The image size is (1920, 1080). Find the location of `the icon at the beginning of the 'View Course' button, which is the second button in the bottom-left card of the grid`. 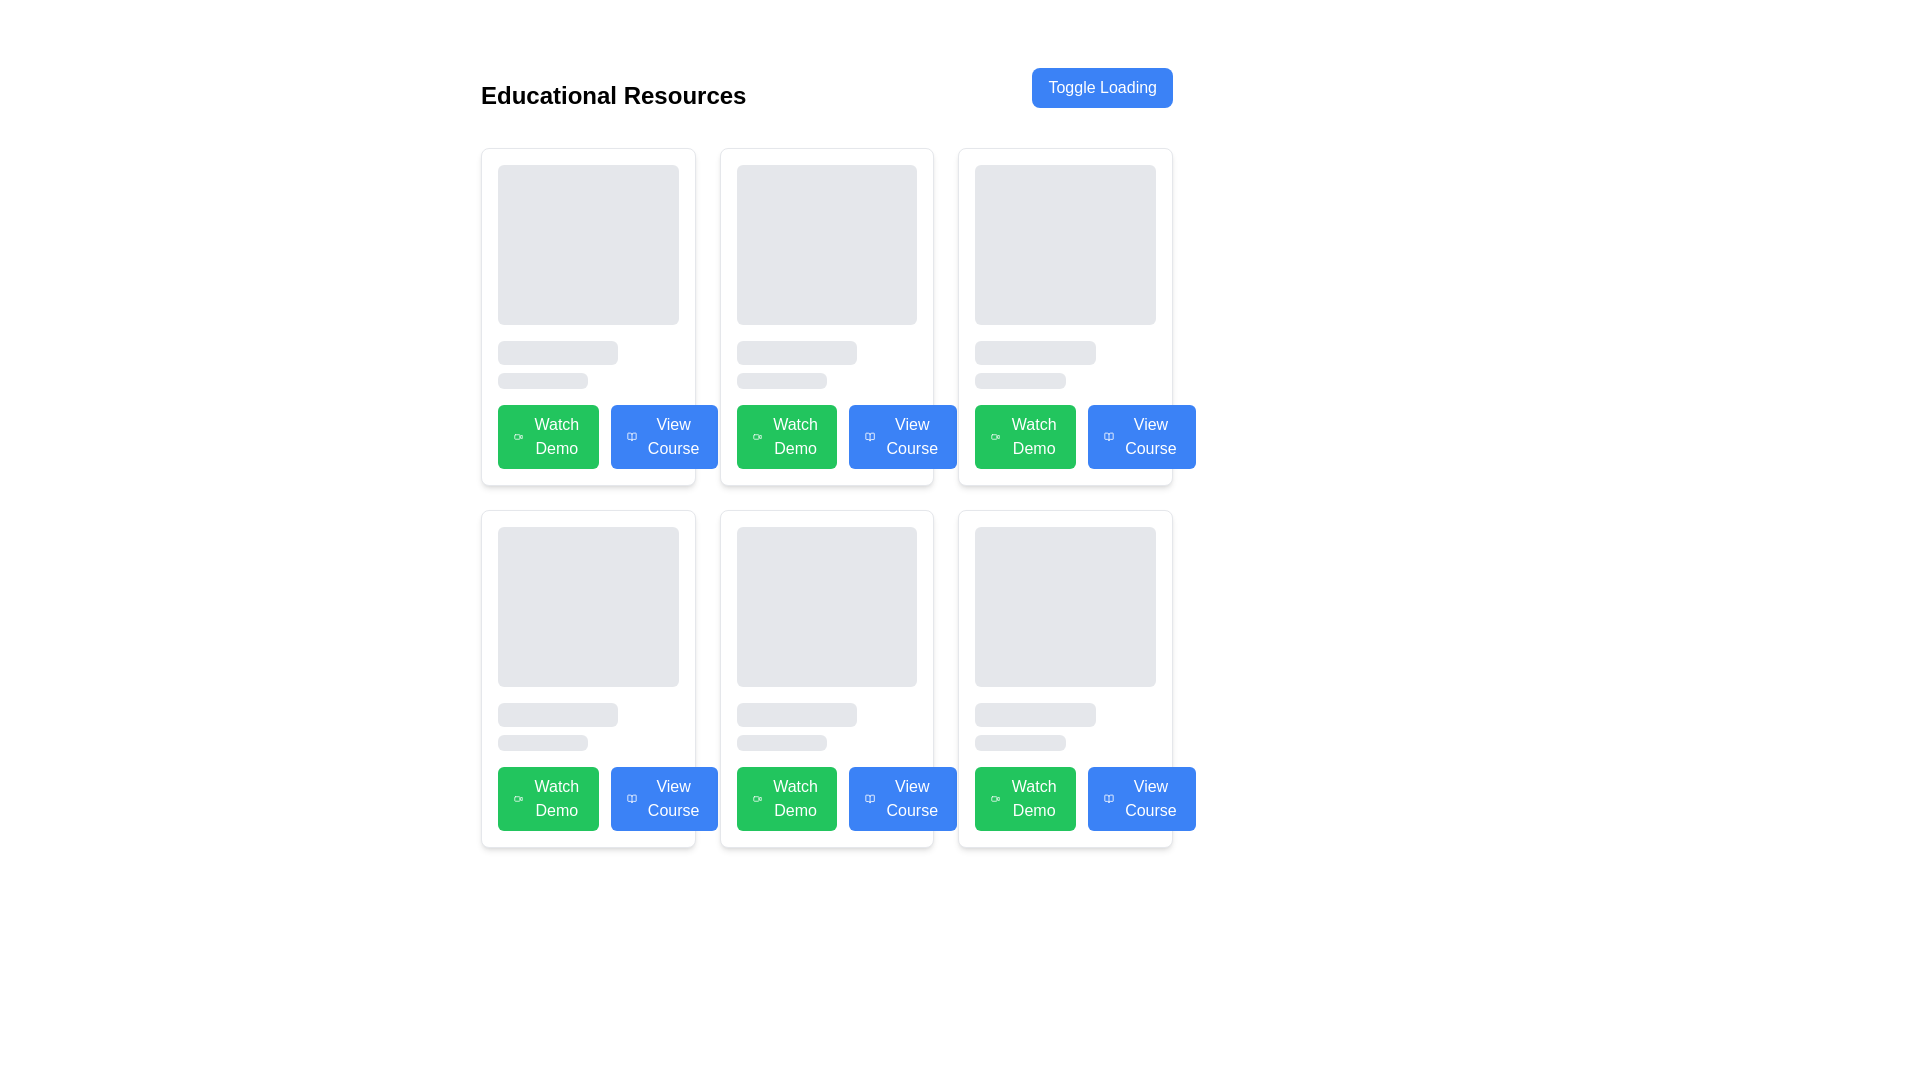

the icon at the beginning of the 'View Course' button, which is the second button in the bottom-left card of the grid is located at coordinates (630, 797).